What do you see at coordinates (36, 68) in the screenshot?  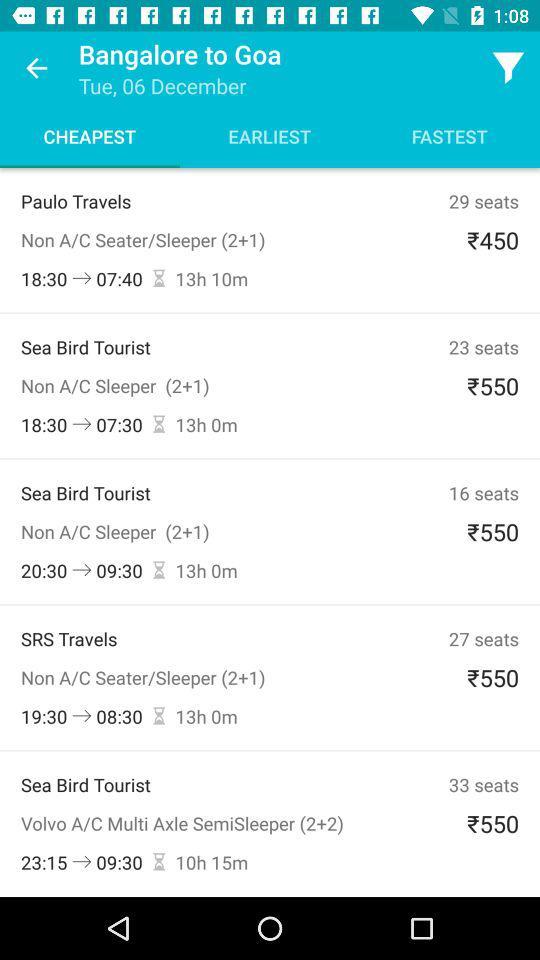 I see `the item above cheapest` at bounding box center [36, 68].